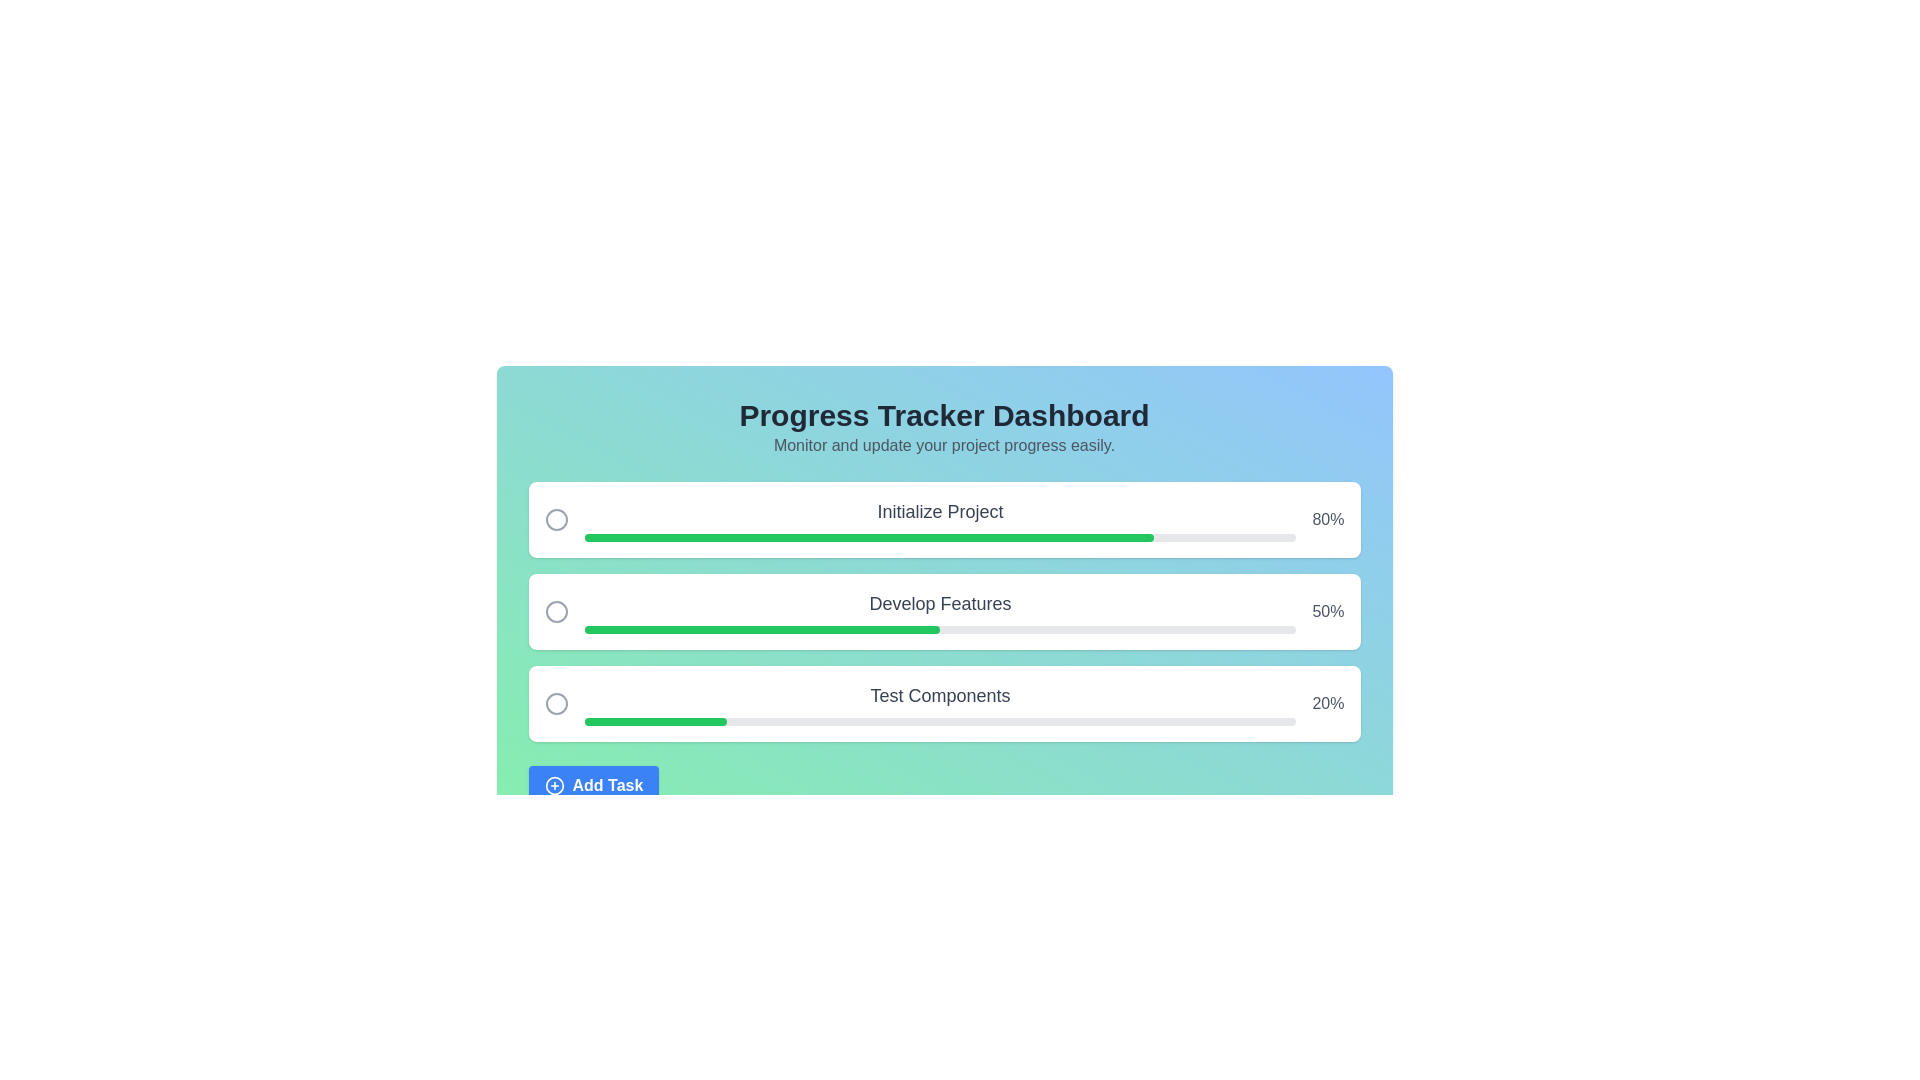 The image size is (1920, 1080). I want to click on title and description of the Header section titled 'Progress Tracker Dashboard', which is centrally aligned and located at the top of the interface, so click(943, 427).